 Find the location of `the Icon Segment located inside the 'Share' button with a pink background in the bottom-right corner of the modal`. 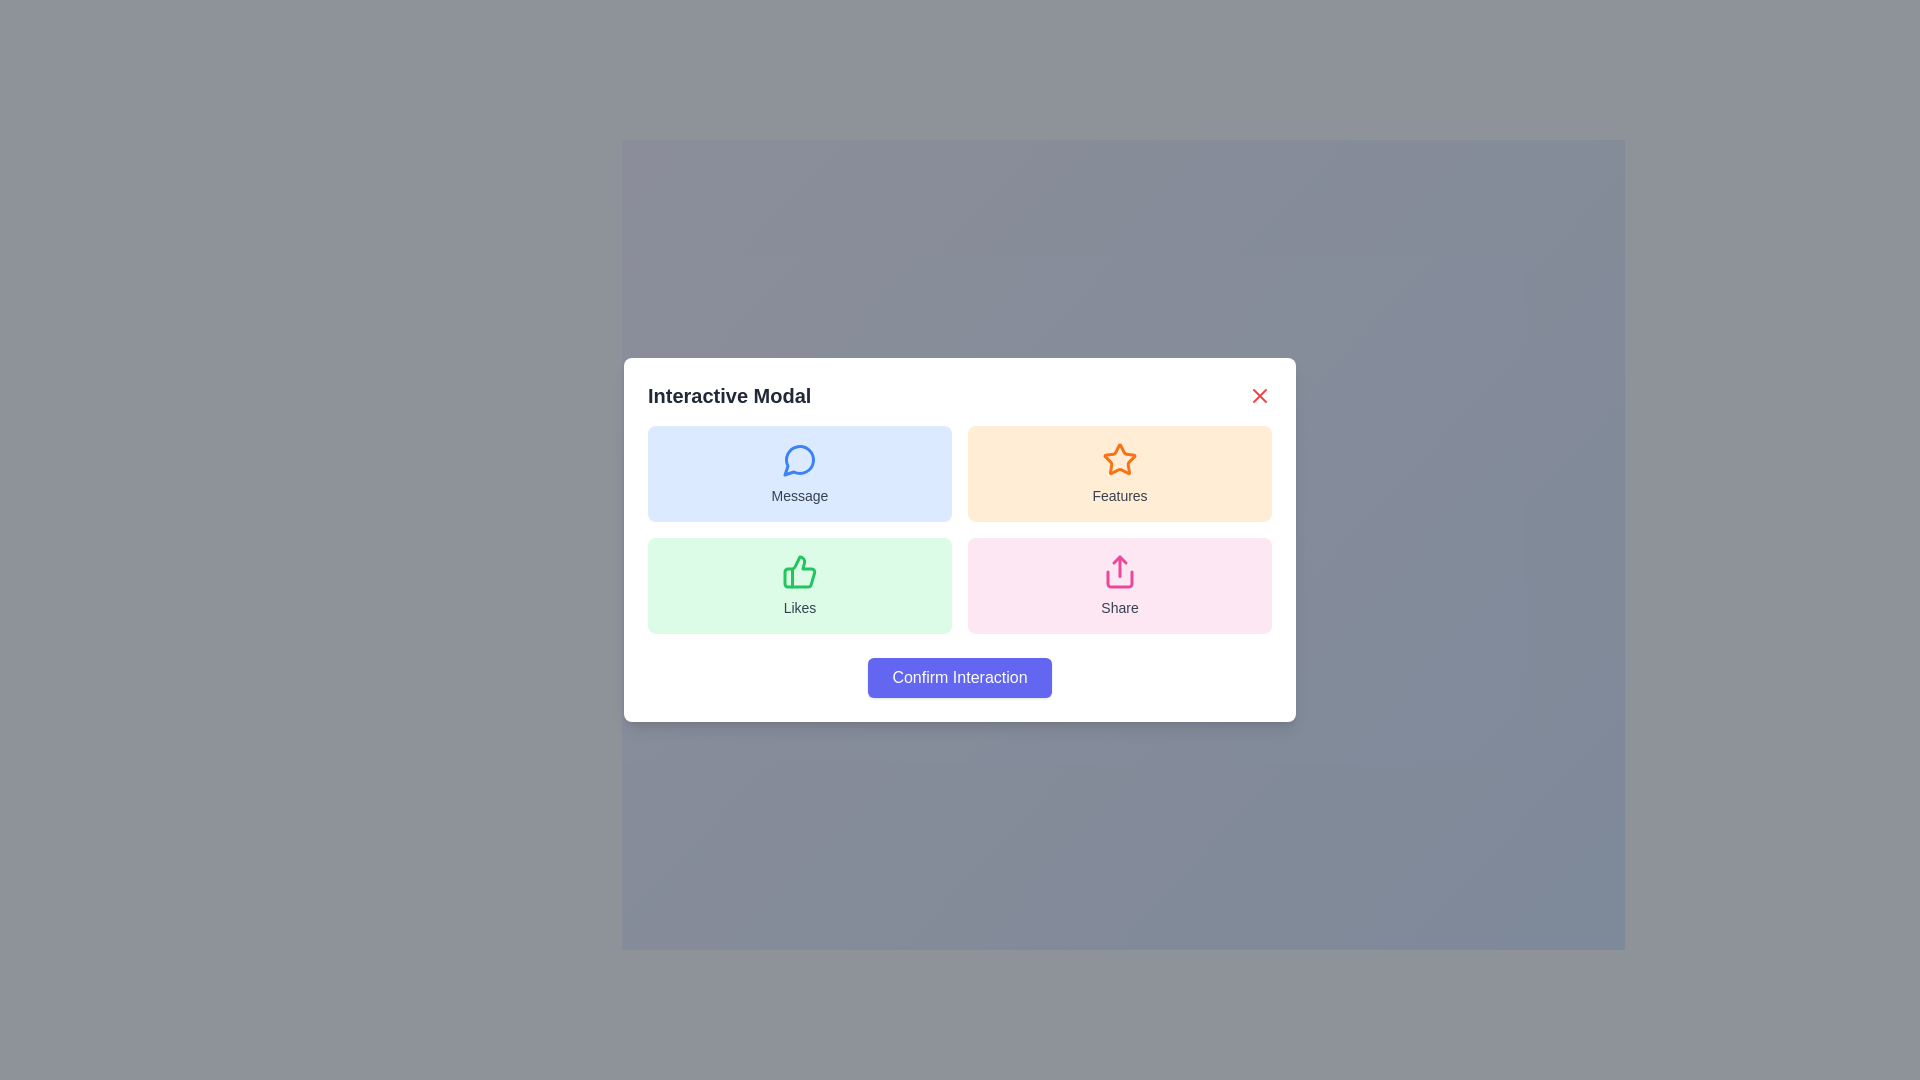

the Icon Segment located inside the 'Share' button with a pink background in the bottom-right corner of the modal is located at coordinates (1118, 579).